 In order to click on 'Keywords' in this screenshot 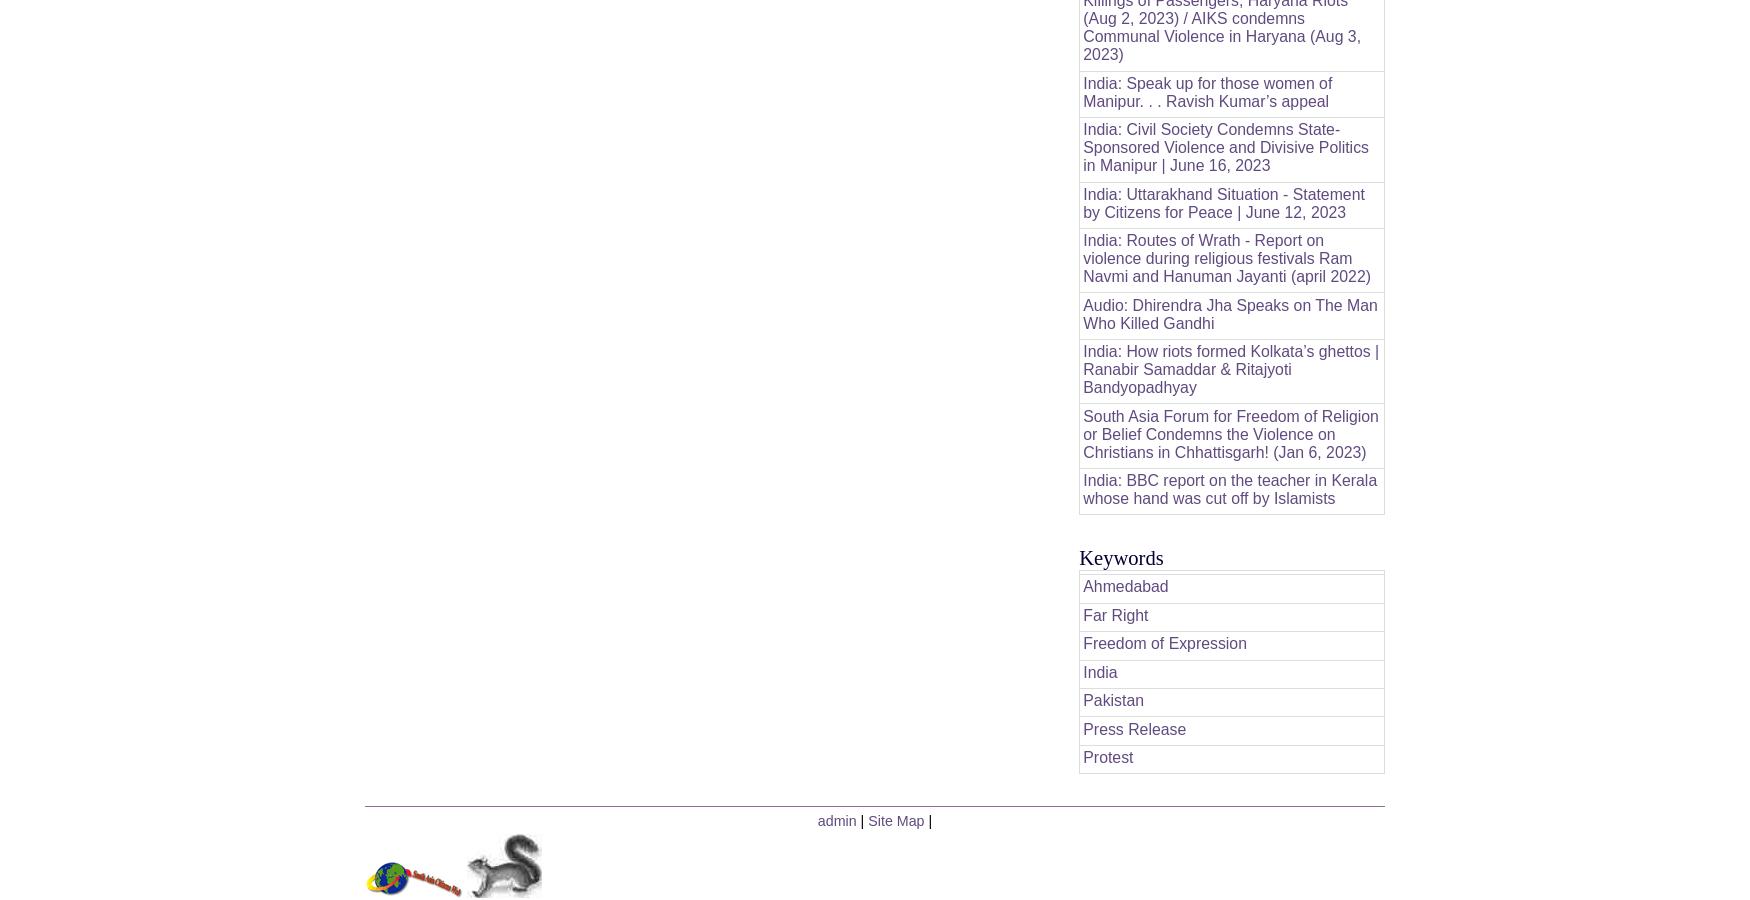, I will do `click(1121, 556)`.